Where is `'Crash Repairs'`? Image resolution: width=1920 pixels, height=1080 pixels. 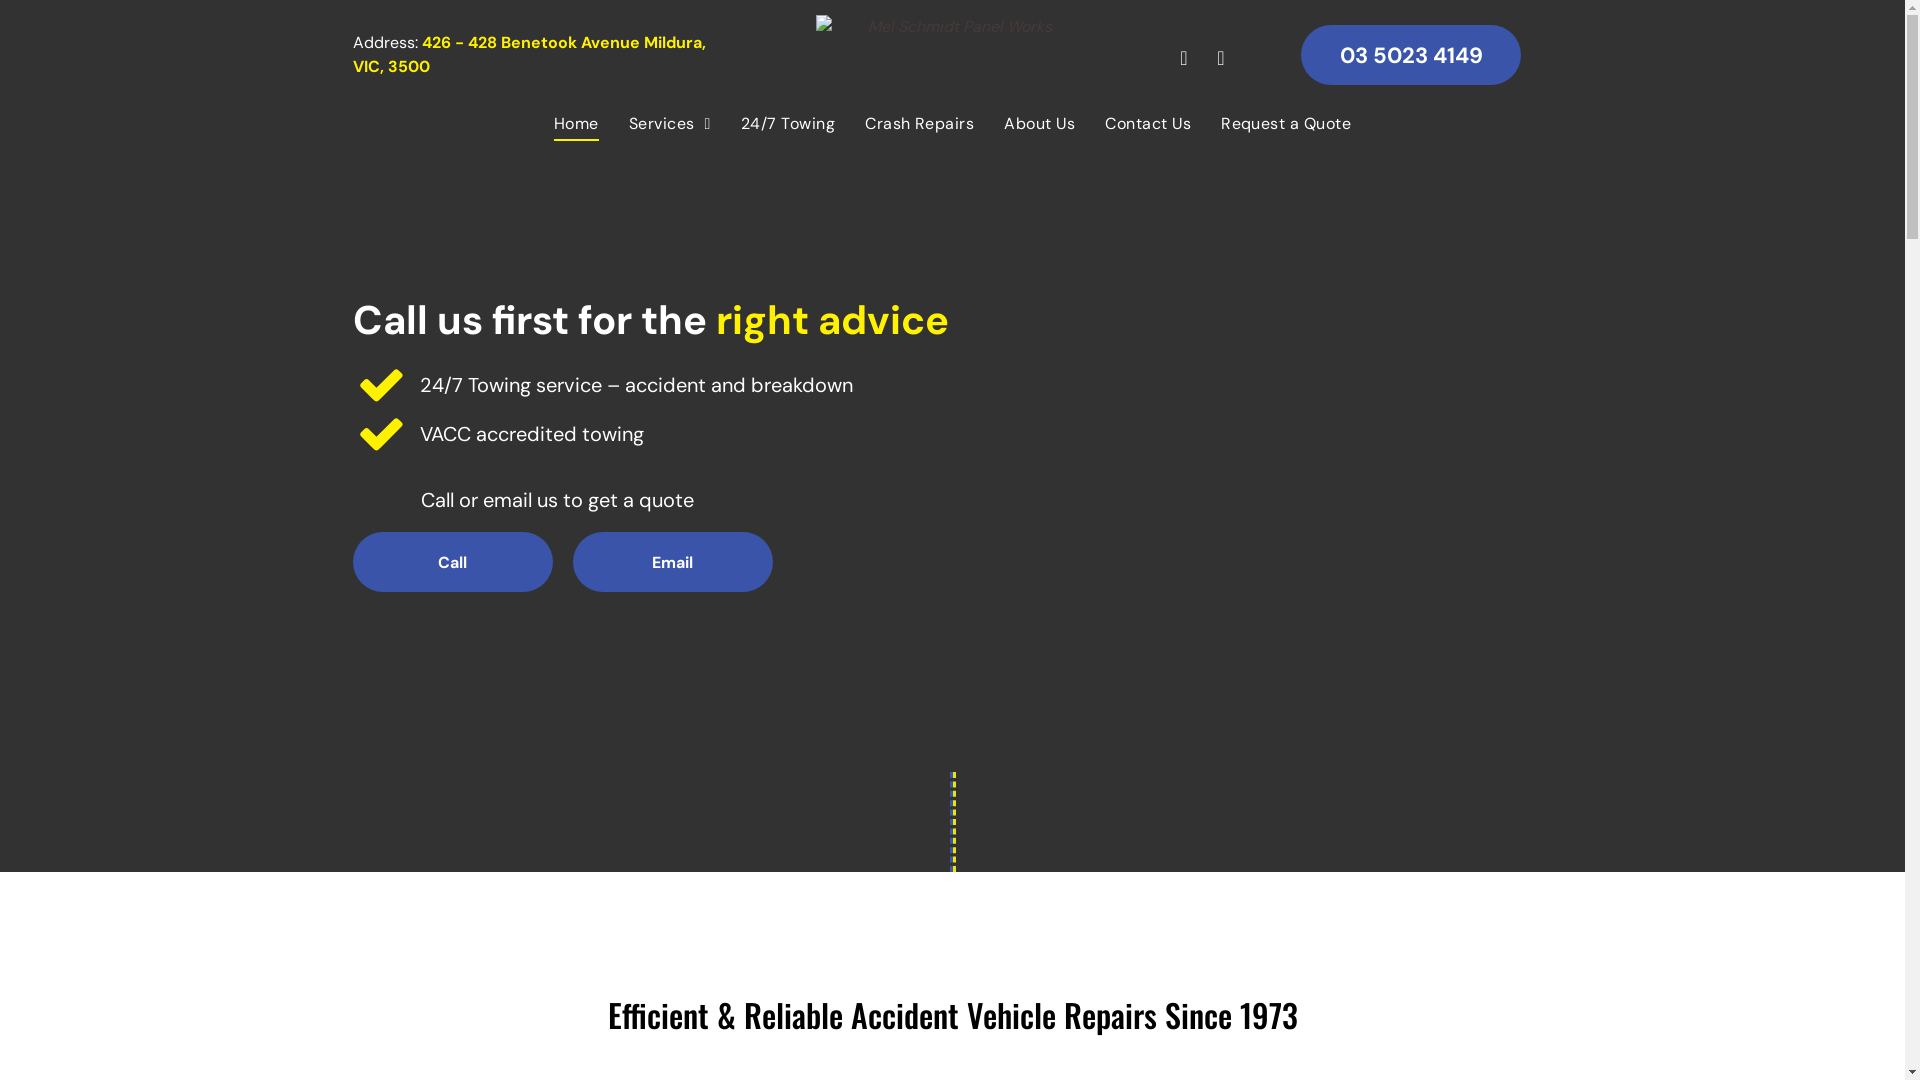 'Crash Repairs' is located at coordinates (849, 123).